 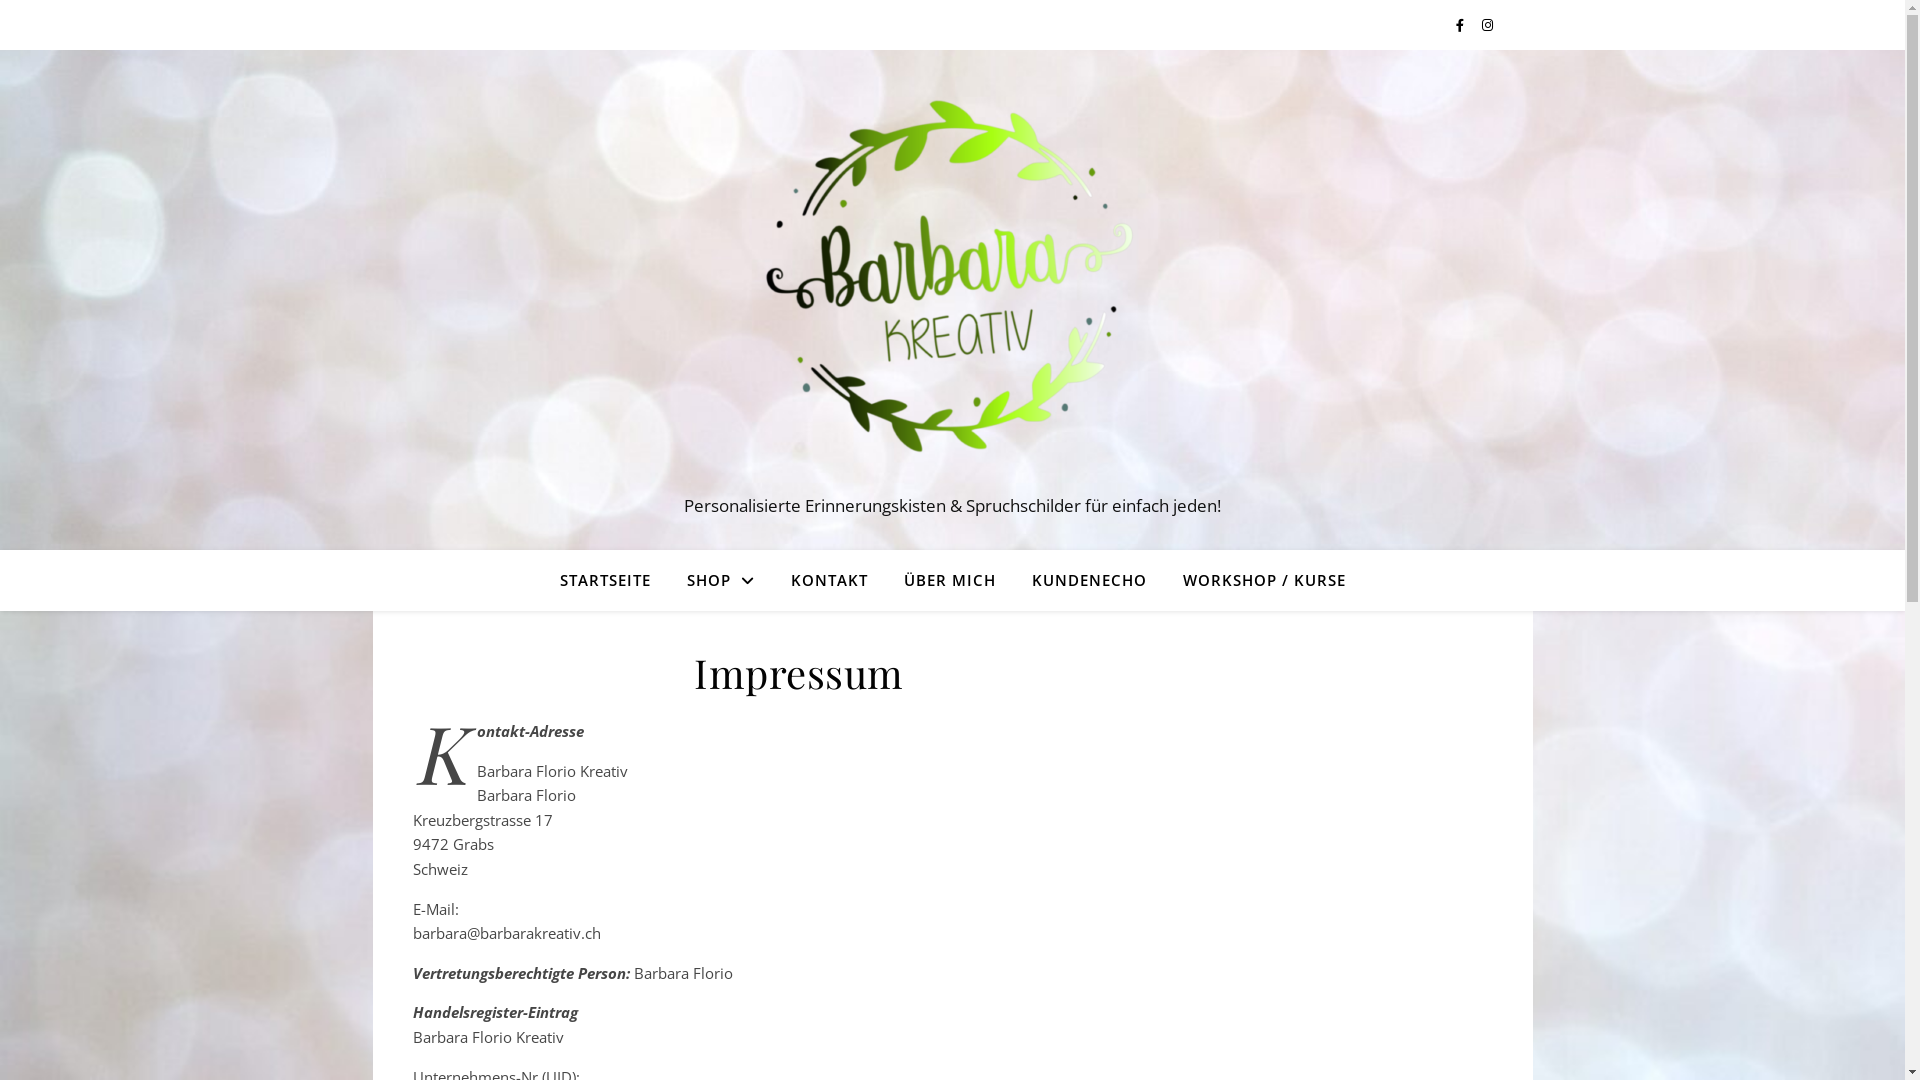 I want to click on 'KONTAKT', so click(x=828, y=579).